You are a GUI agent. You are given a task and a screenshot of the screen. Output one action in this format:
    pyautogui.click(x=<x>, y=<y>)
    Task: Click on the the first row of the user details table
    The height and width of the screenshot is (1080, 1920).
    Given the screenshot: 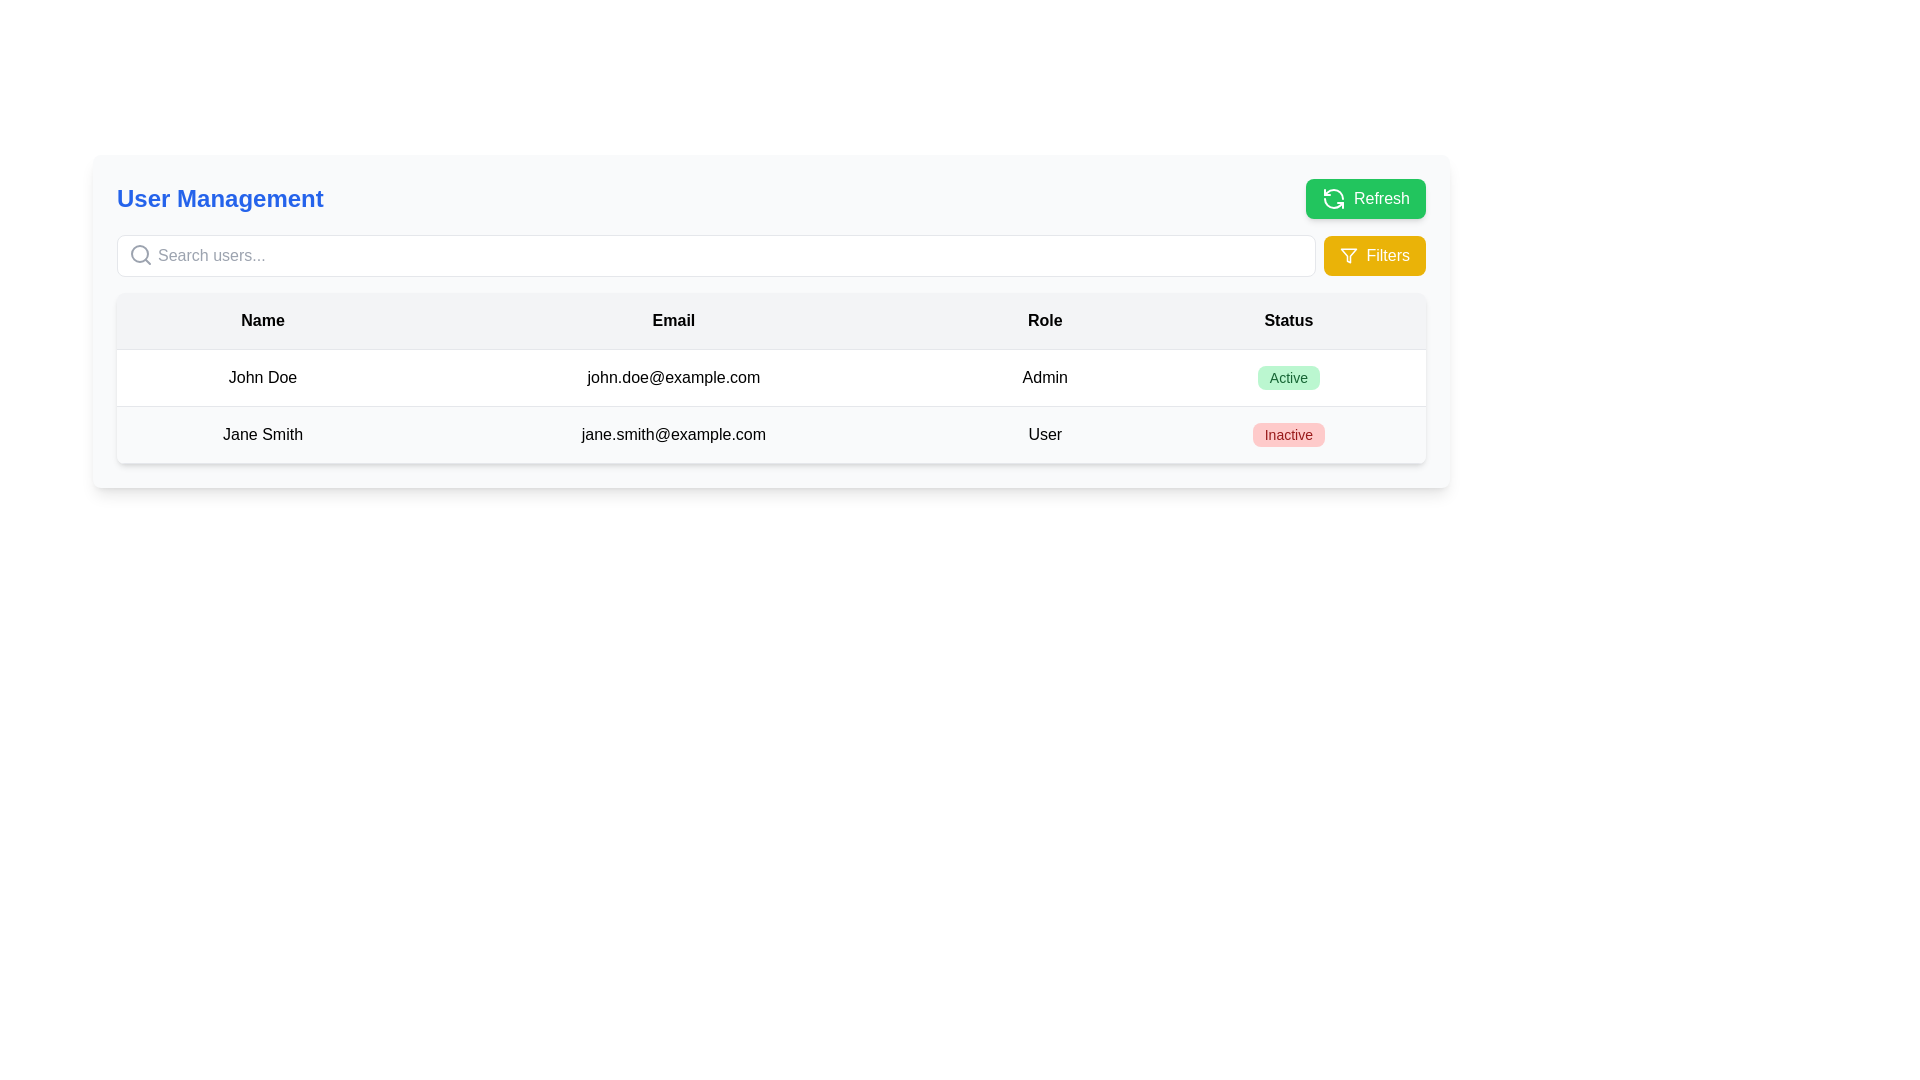 What is the action you would take?
    pyautogui.click(x=770, y=378)
    